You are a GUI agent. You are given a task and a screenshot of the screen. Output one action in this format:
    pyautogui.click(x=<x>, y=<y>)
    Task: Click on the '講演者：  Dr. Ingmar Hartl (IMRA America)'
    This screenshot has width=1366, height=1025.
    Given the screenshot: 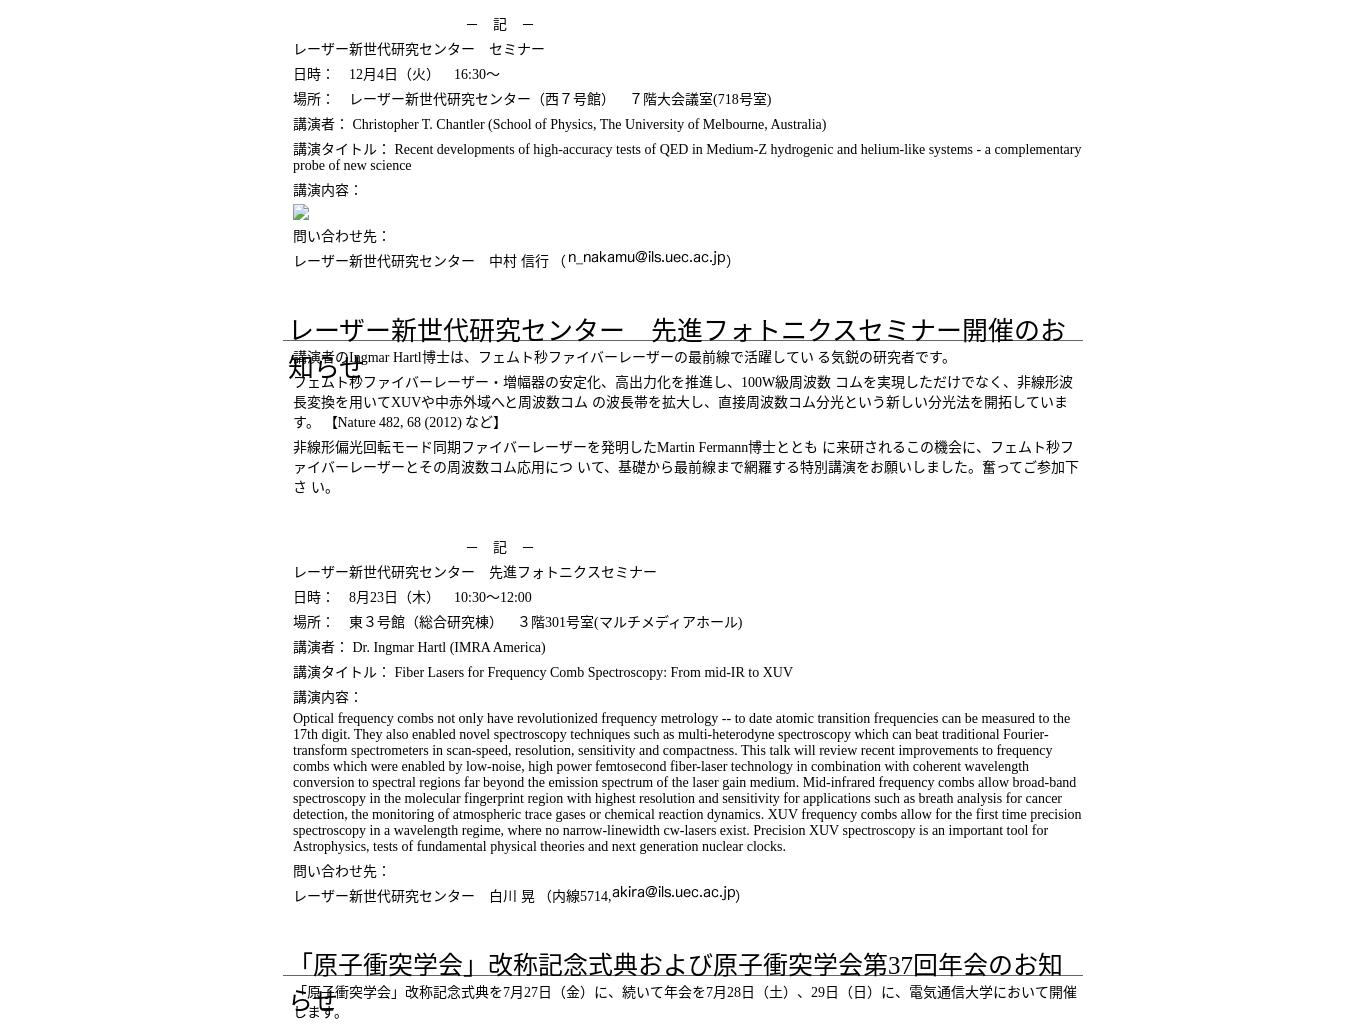 What is the action you would take?
    pyautogui.click(x=417, y=646)
    